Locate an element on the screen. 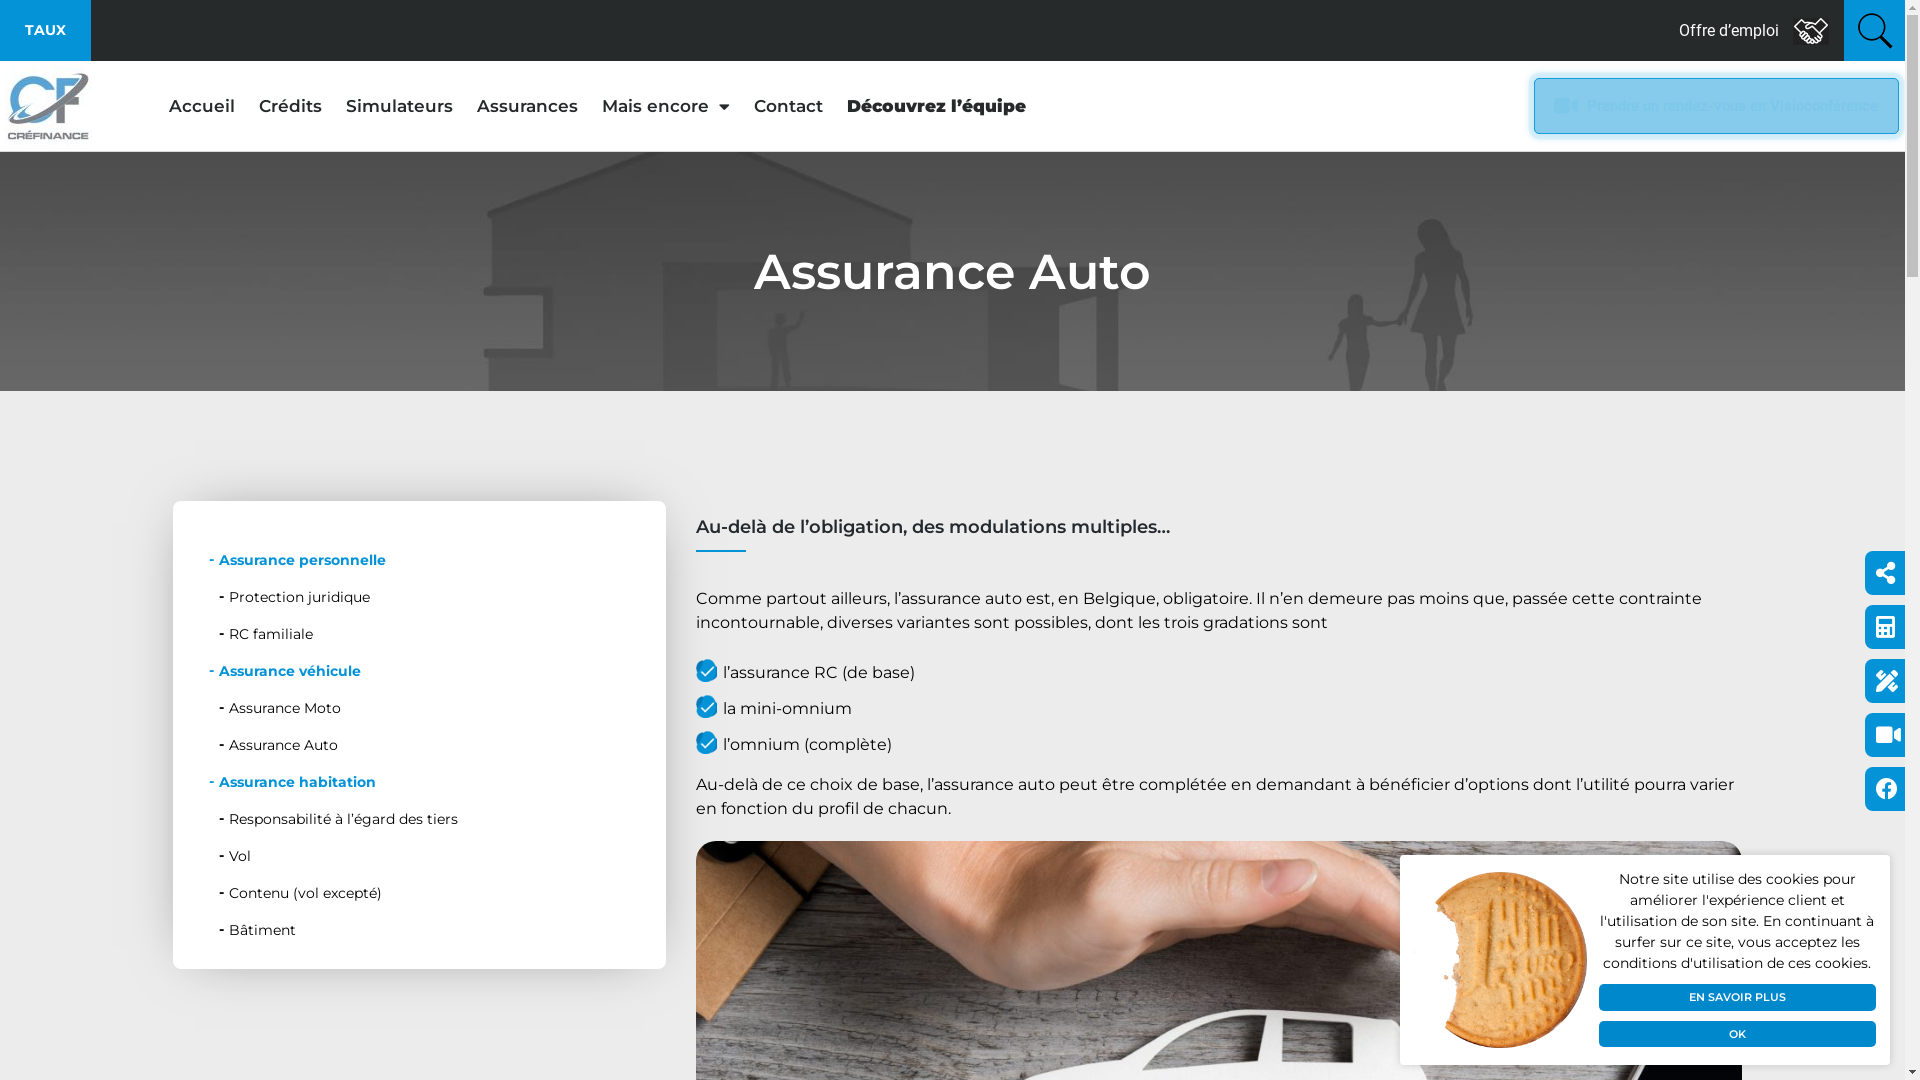 The width and height of the screenshot is (1920, 1080). 'Assurances' is located at coordinates (464, 105).